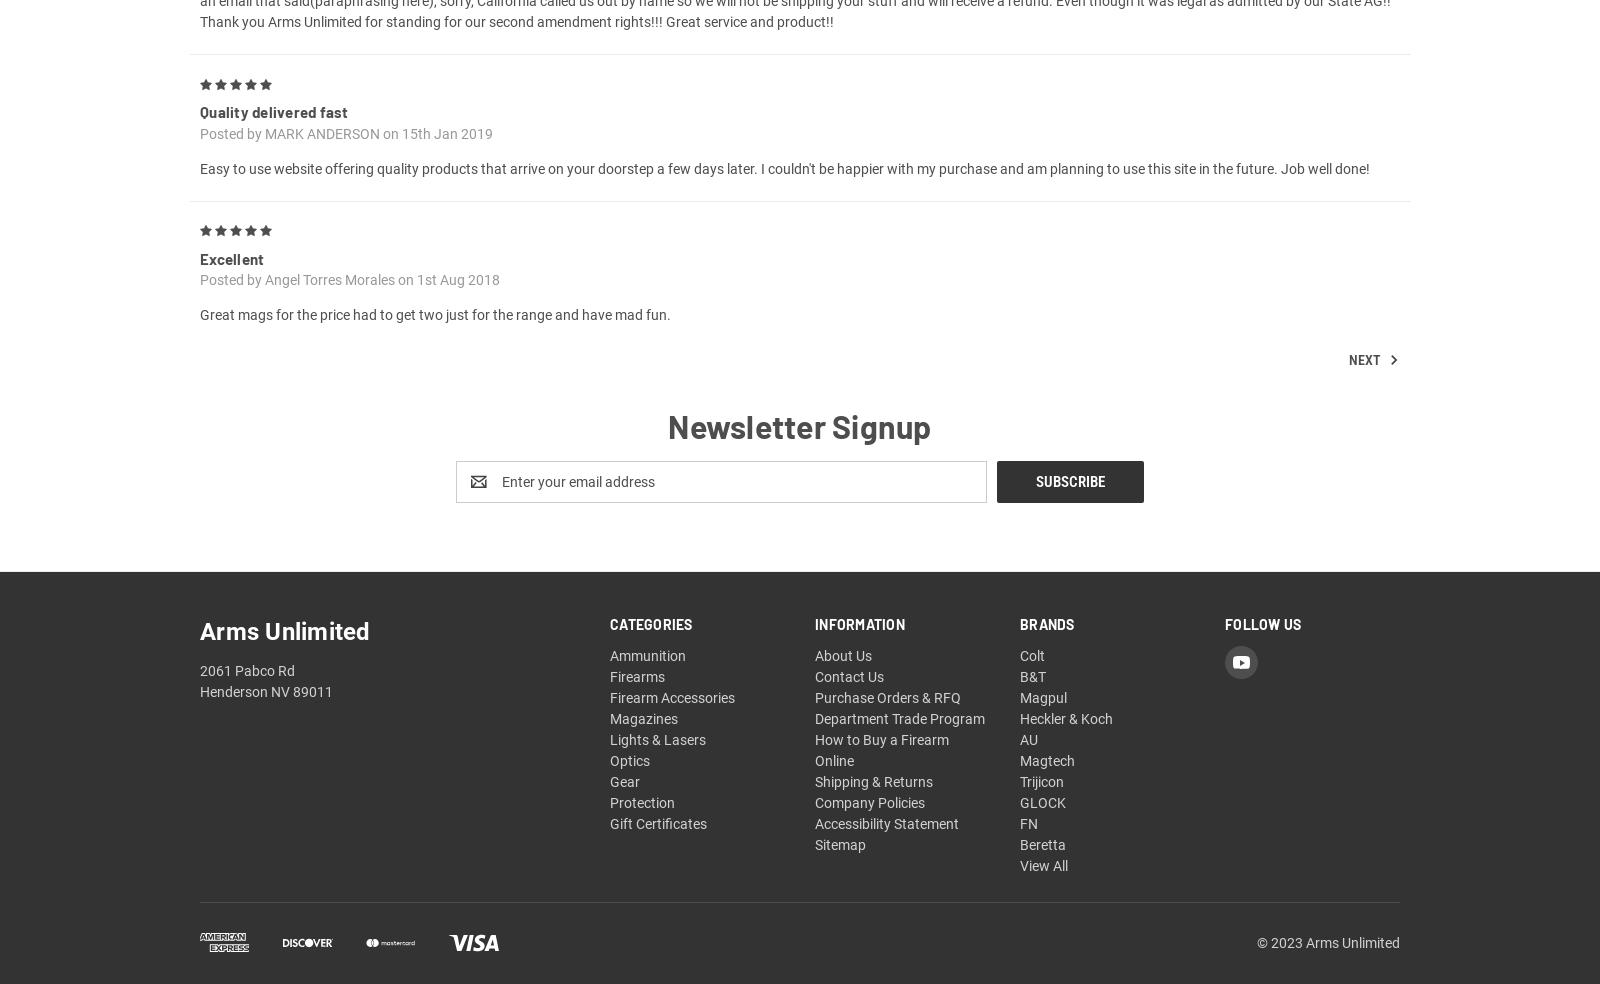  Describe the element at coordinates (1019, 678) in the screenshot. I see `'Colt'` at that location.